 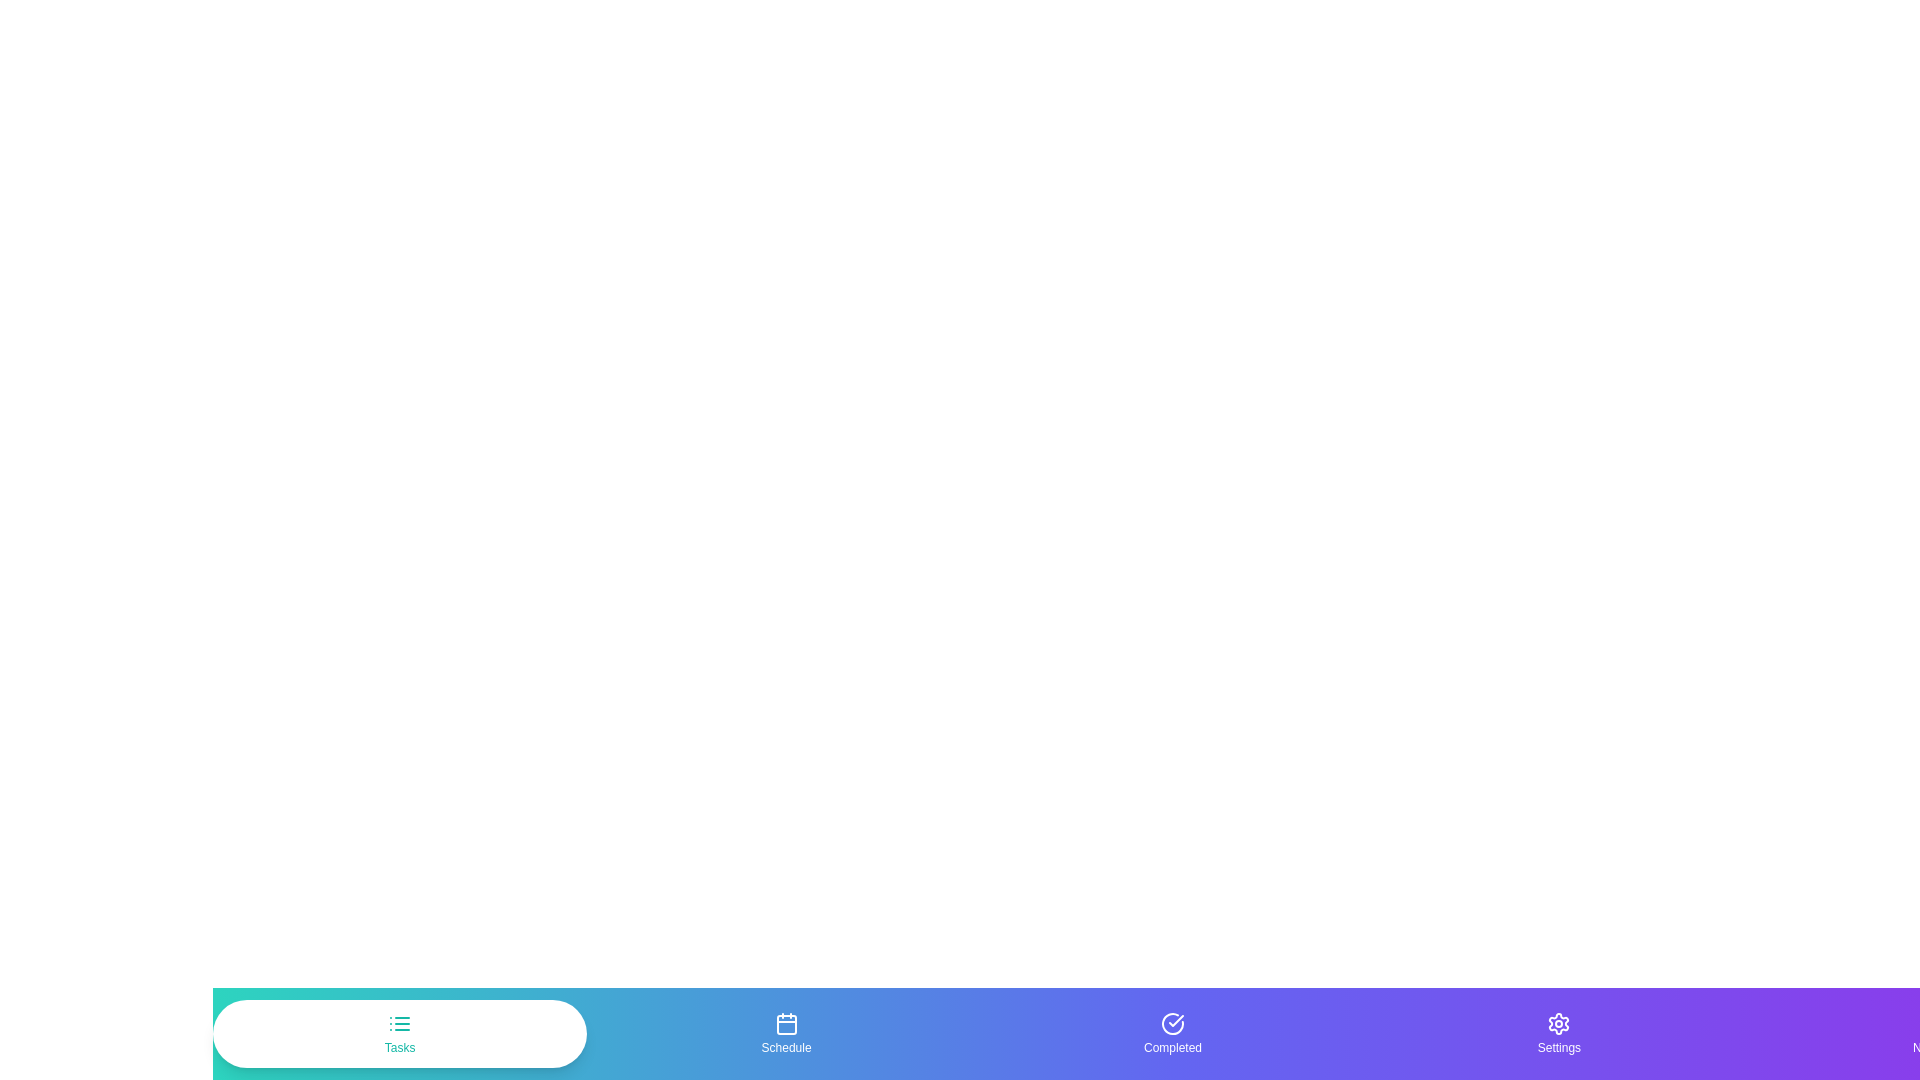 What do you see at coordinates (1558, 1033) in the screenshot?
I see `the Settings tab by clicking on its button` at bounding box center [1558, 1033].